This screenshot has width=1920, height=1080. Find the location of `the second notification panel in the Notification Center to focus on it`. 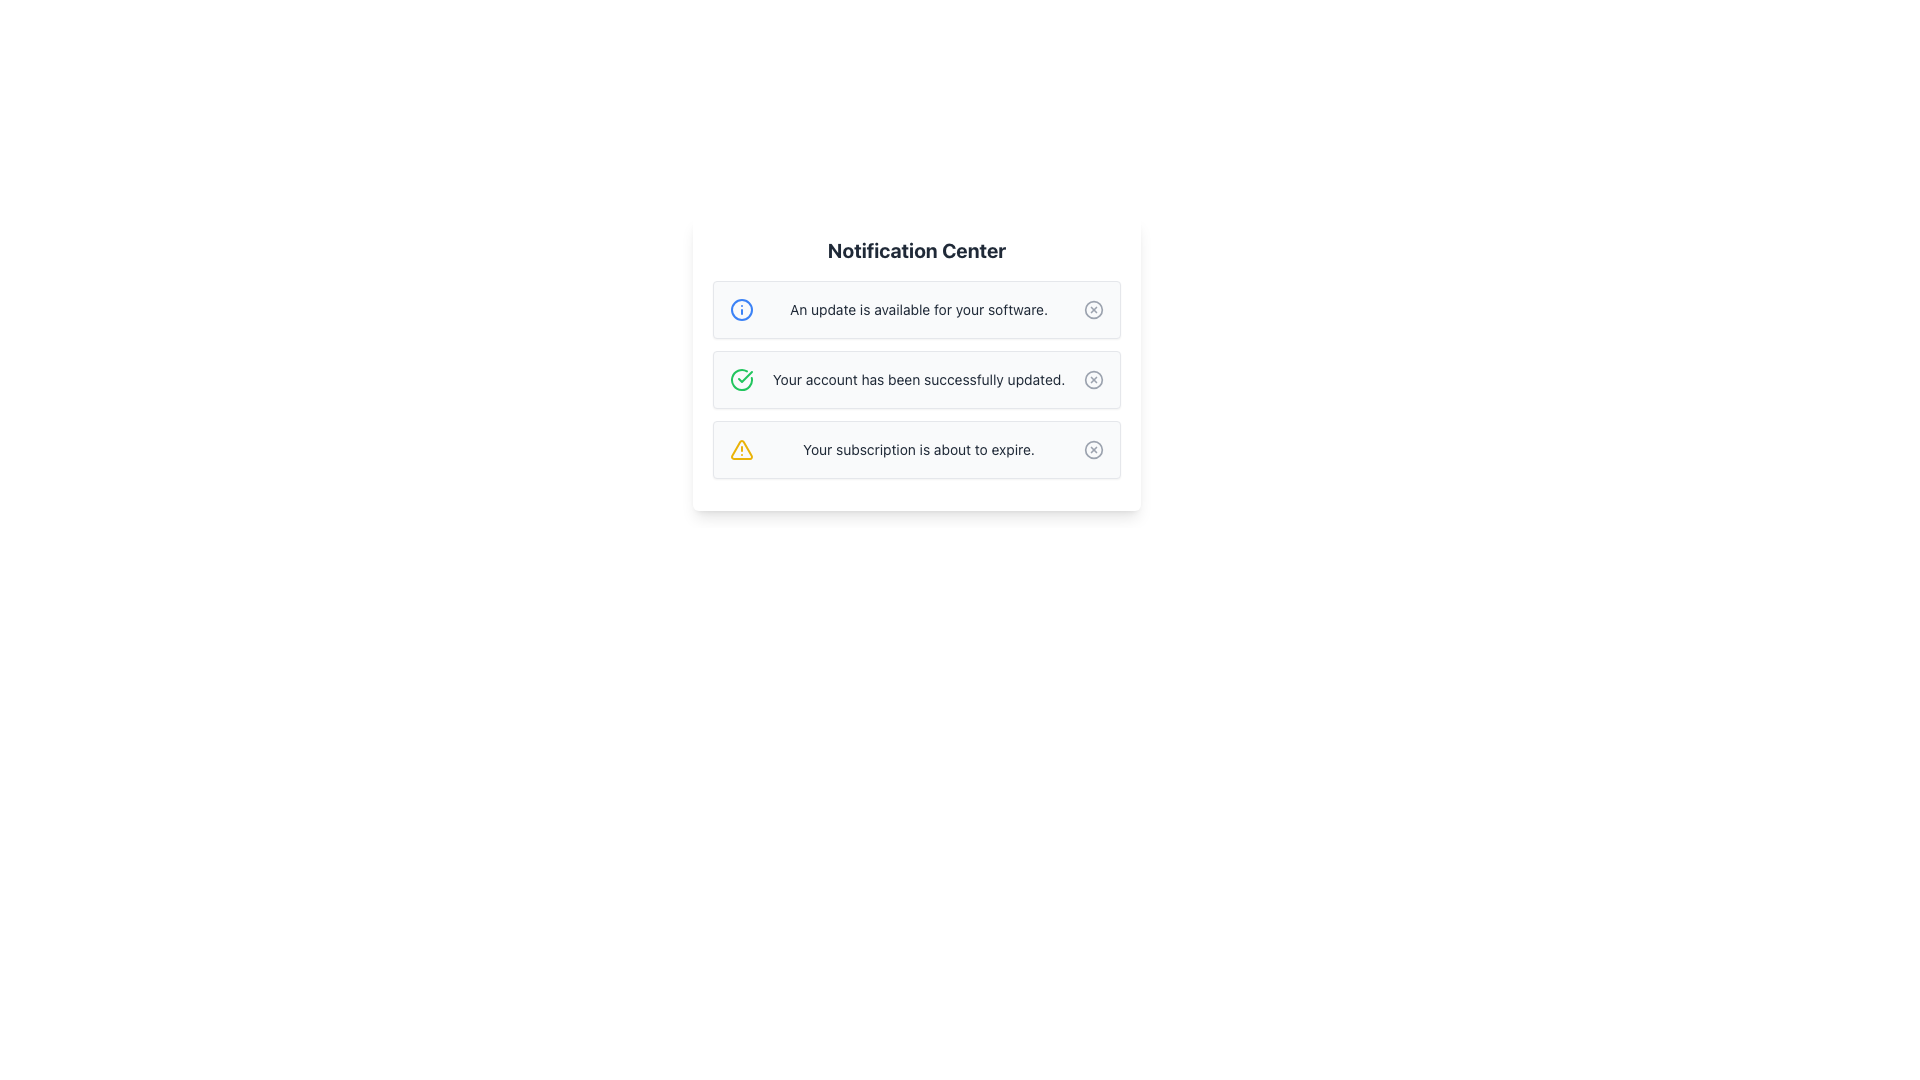

the second notification panel in the Notification Center to focus on it is located at coordinates (915, 363).